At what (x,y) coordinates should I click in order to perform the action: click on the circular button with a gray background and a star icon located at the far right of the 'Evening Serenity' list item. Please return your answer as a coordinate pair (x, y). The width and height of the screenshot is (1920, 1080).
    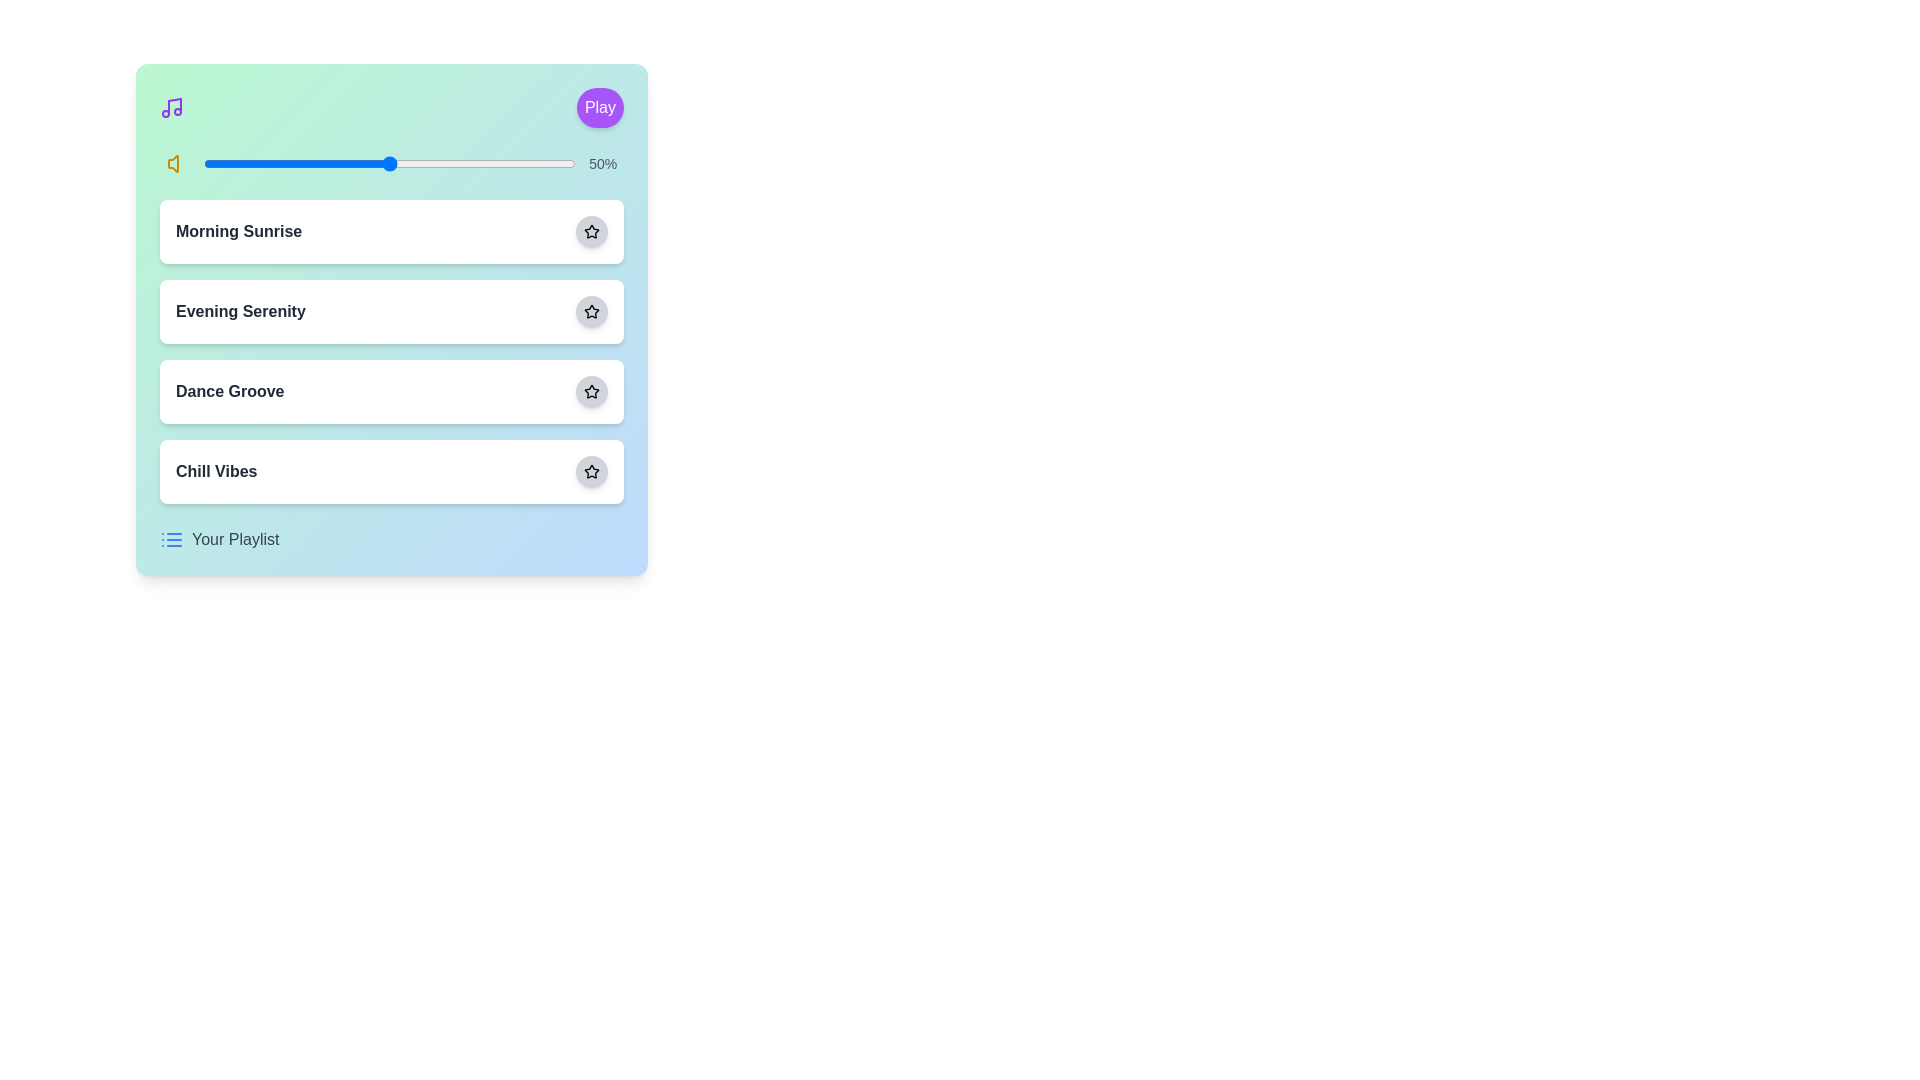
    Looking at the image, I should click on (590, 312).